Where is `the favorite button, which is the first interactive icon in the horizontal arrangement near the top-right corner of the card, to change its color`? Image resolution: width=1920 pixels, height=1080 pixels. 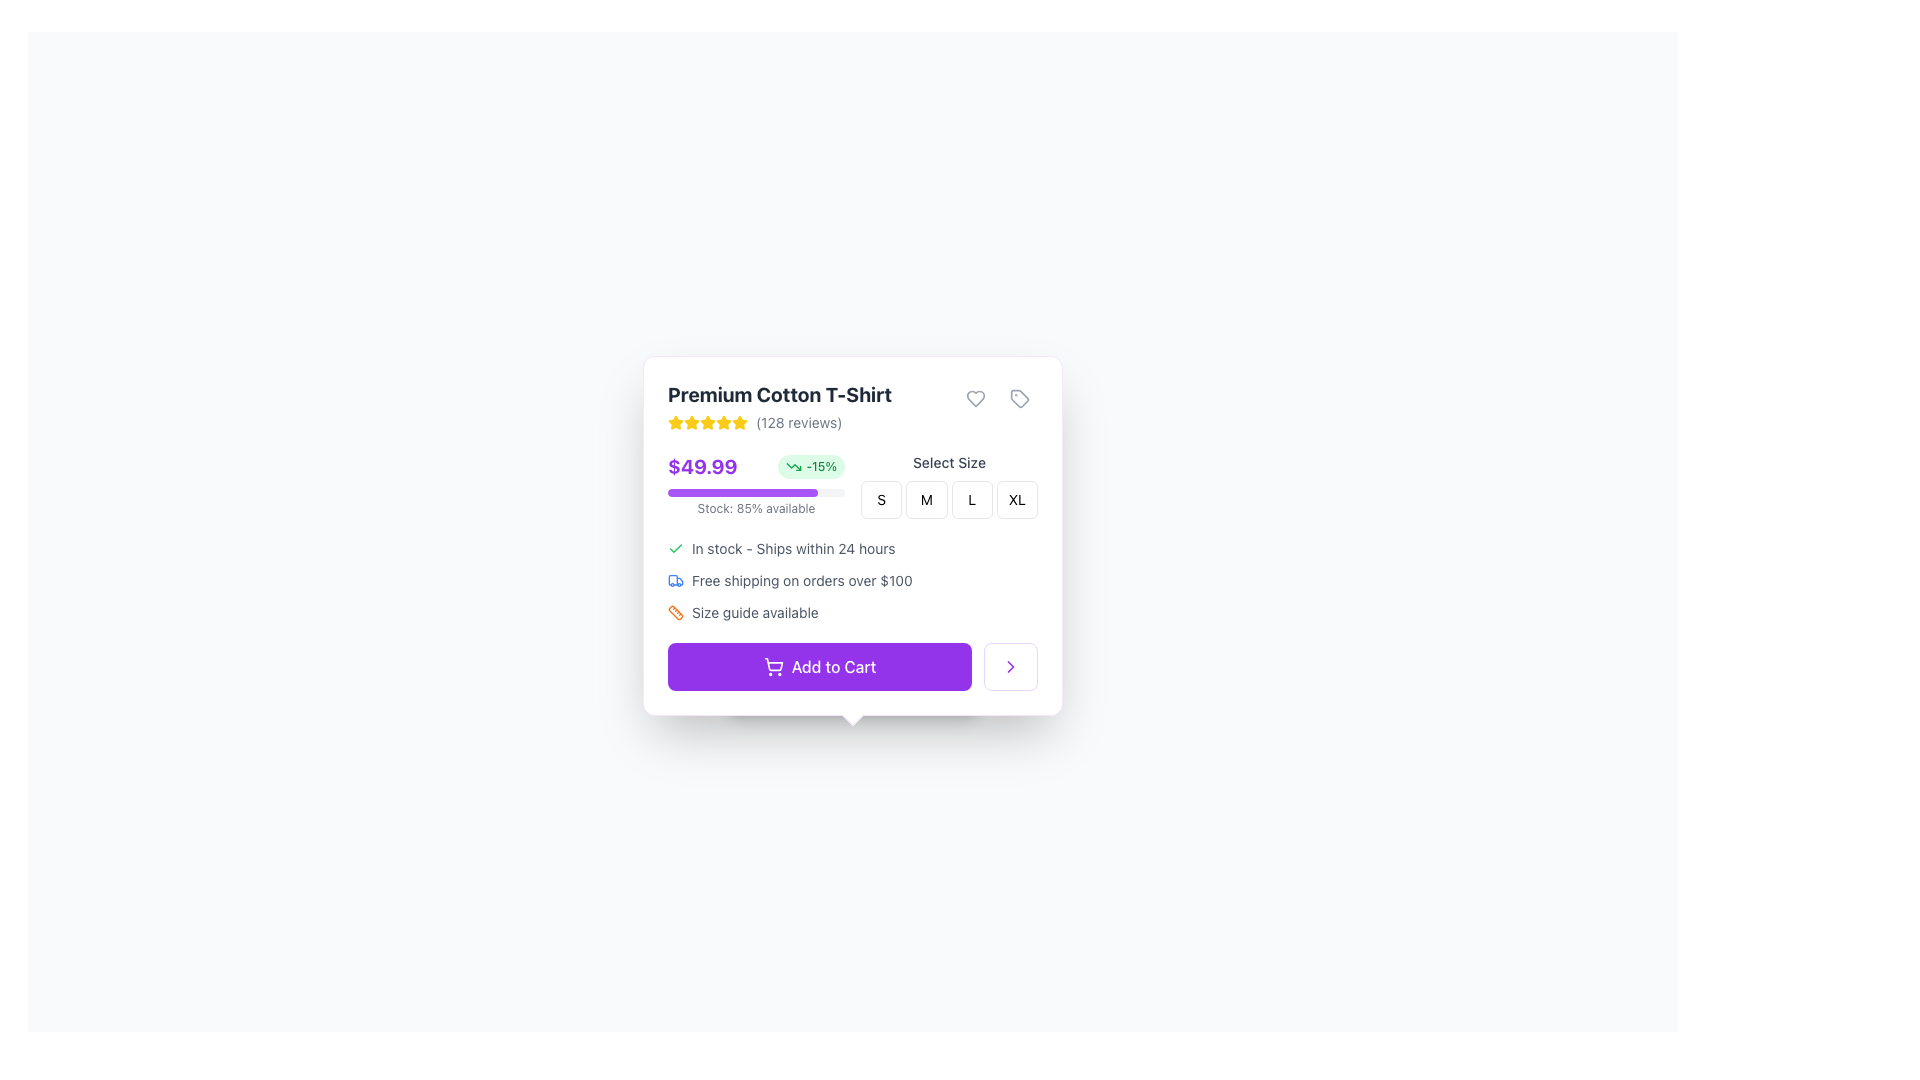
the favorite button, which is the first interactive icon in the horizontal arrangement near the top-right corner of the card, to change its color is located at coordinates (975, 398).